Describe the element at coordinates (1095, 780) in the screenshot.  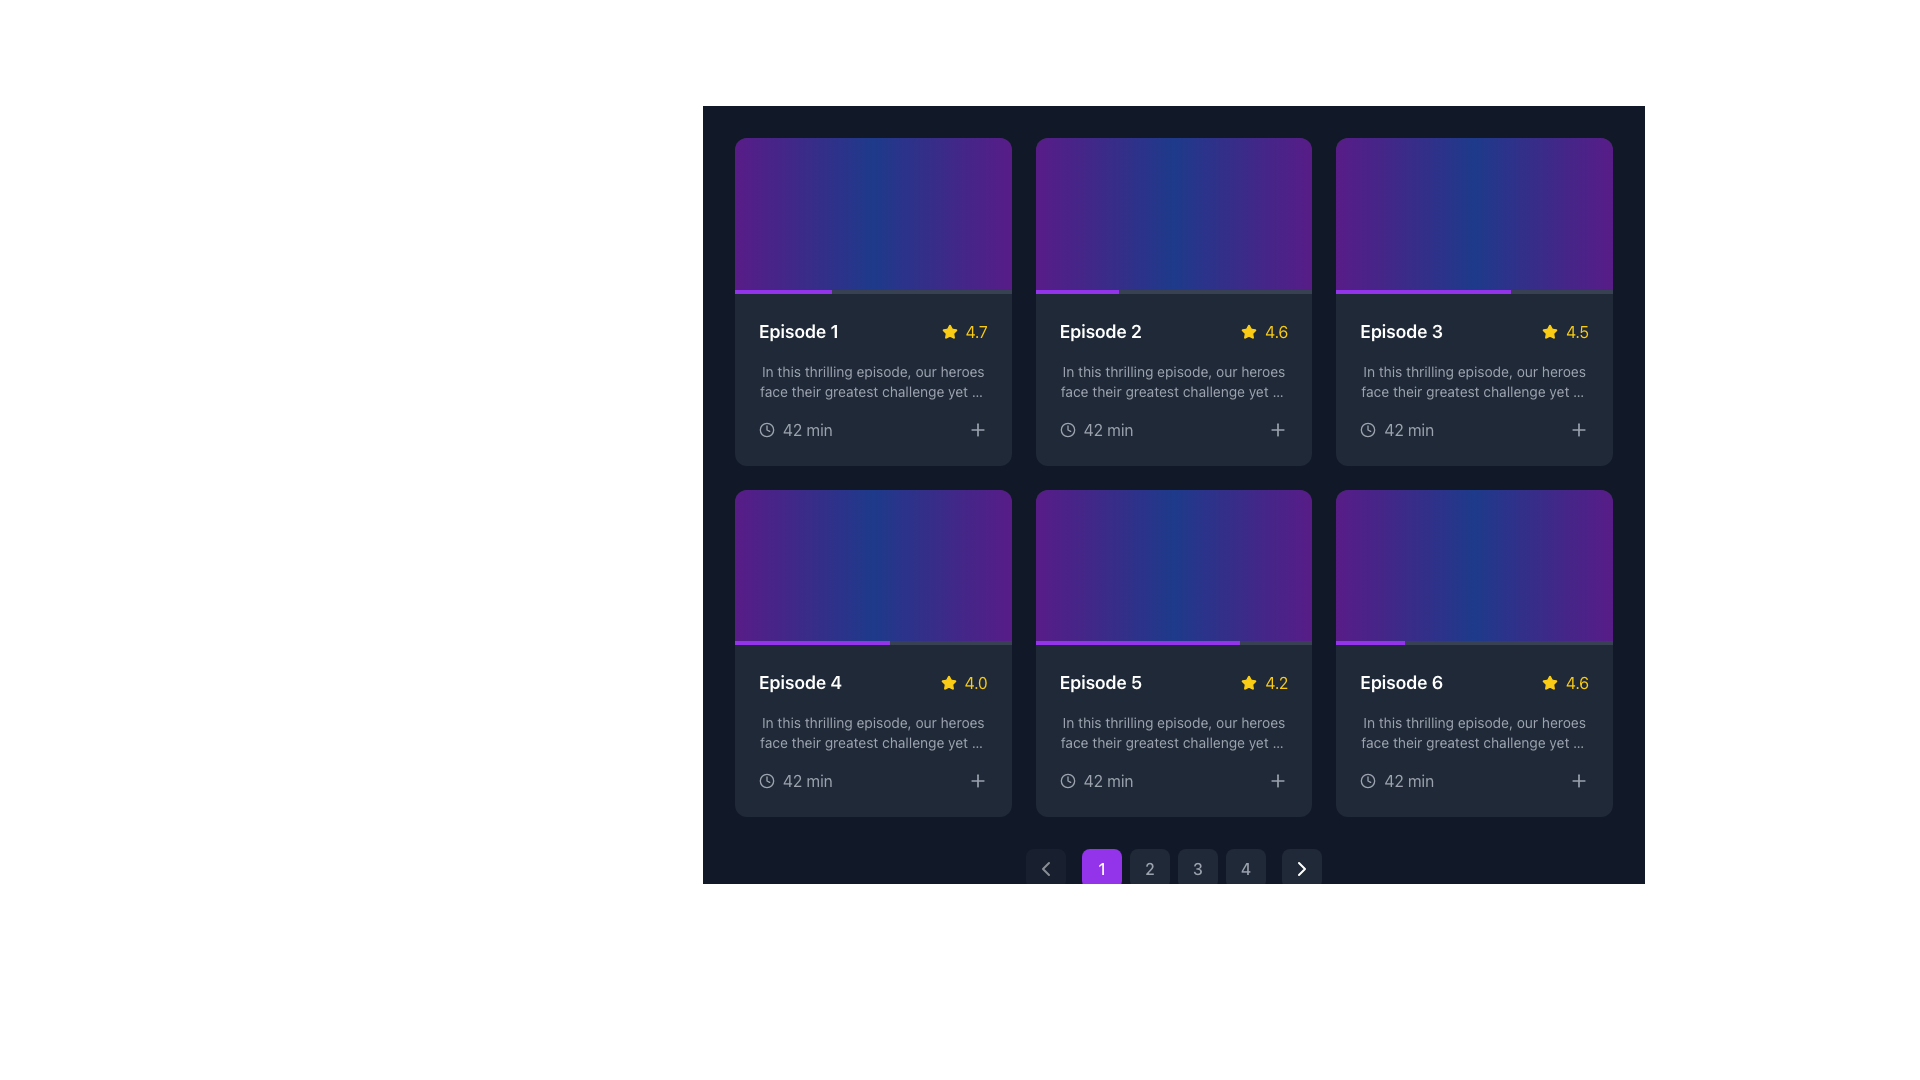
I see `the Text with Icon that indicates the duration of the episode associated with the card titled 'Episode 5', located in the lower section of the card near the bottom-left corner` at that location.